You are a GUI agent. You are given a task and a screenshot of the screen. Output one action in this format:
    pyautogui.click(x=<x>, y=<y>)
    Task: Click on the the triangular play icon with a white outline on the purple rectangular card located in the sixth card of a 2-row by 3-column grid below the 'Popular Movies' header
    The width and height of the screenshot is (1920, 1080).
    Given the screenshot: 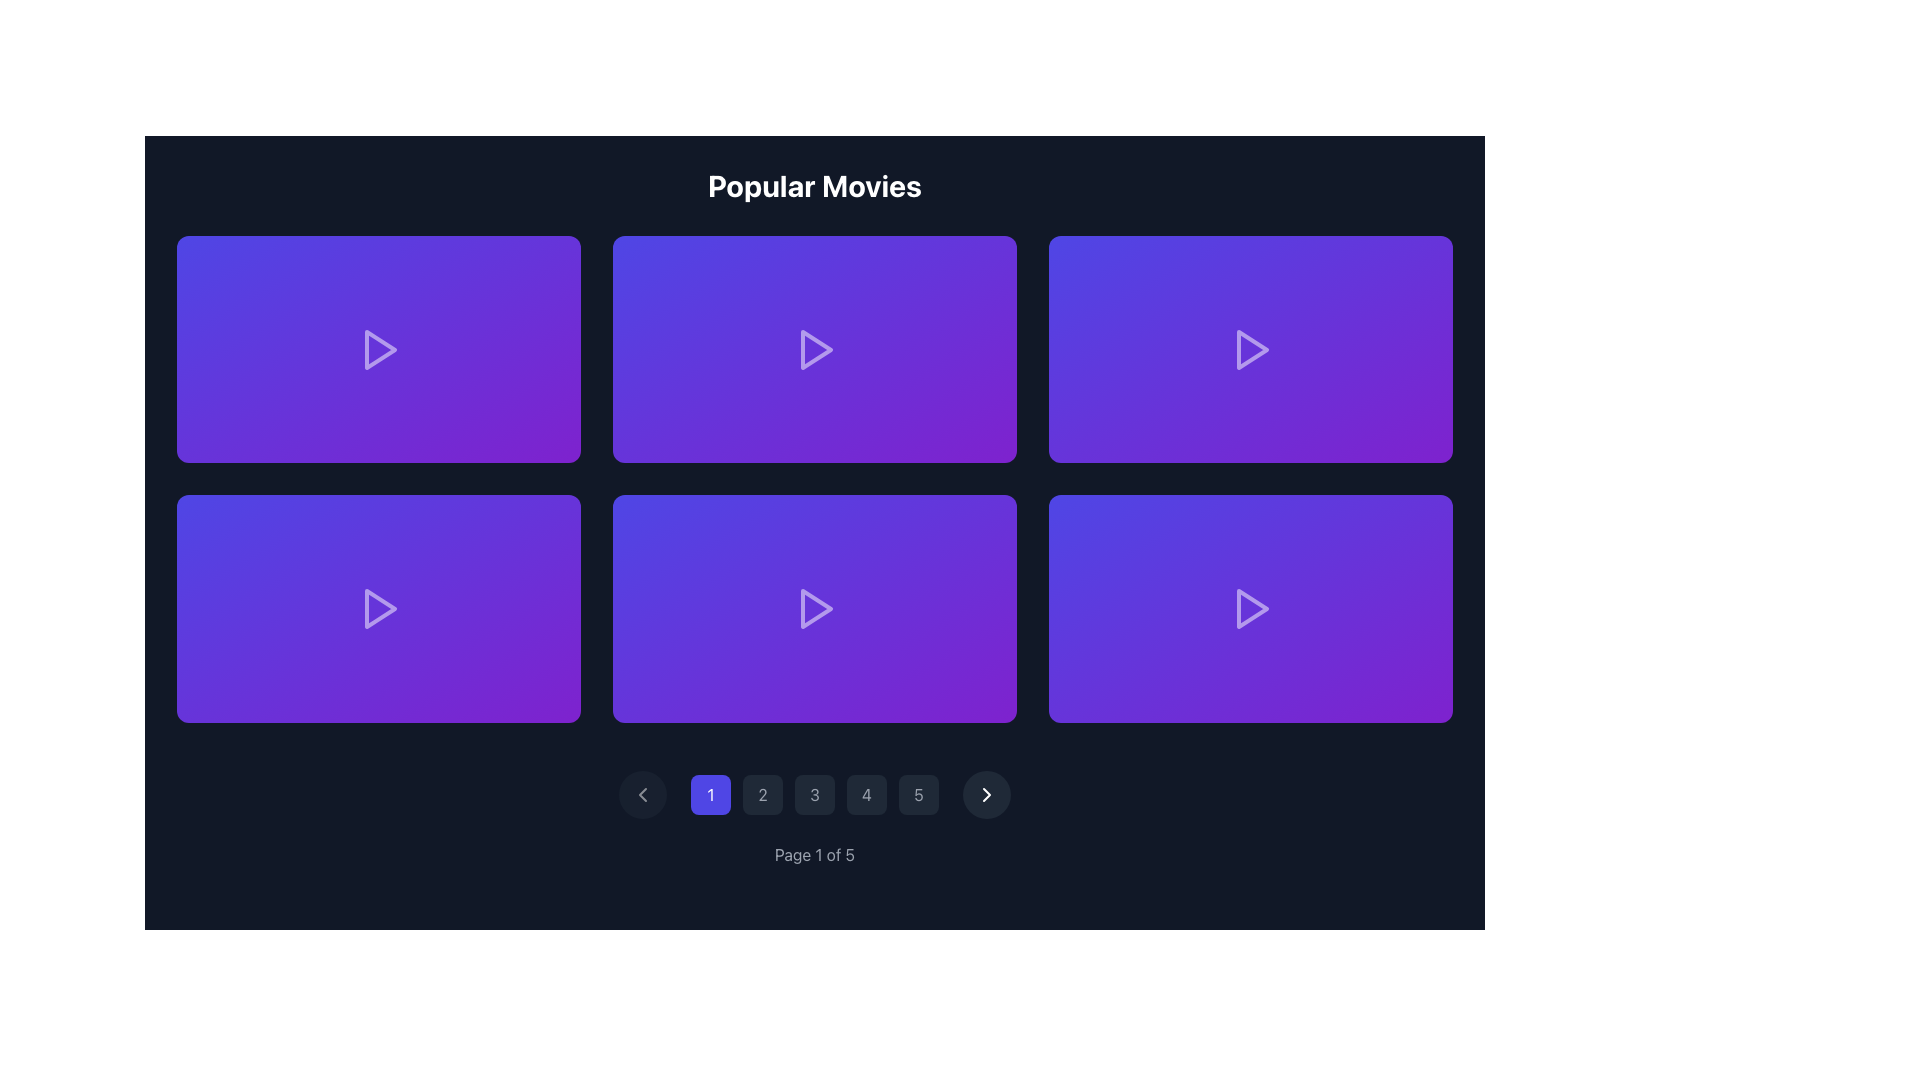 What is the action you would take?
    pyautogui.click(x=1250, y=607)
    